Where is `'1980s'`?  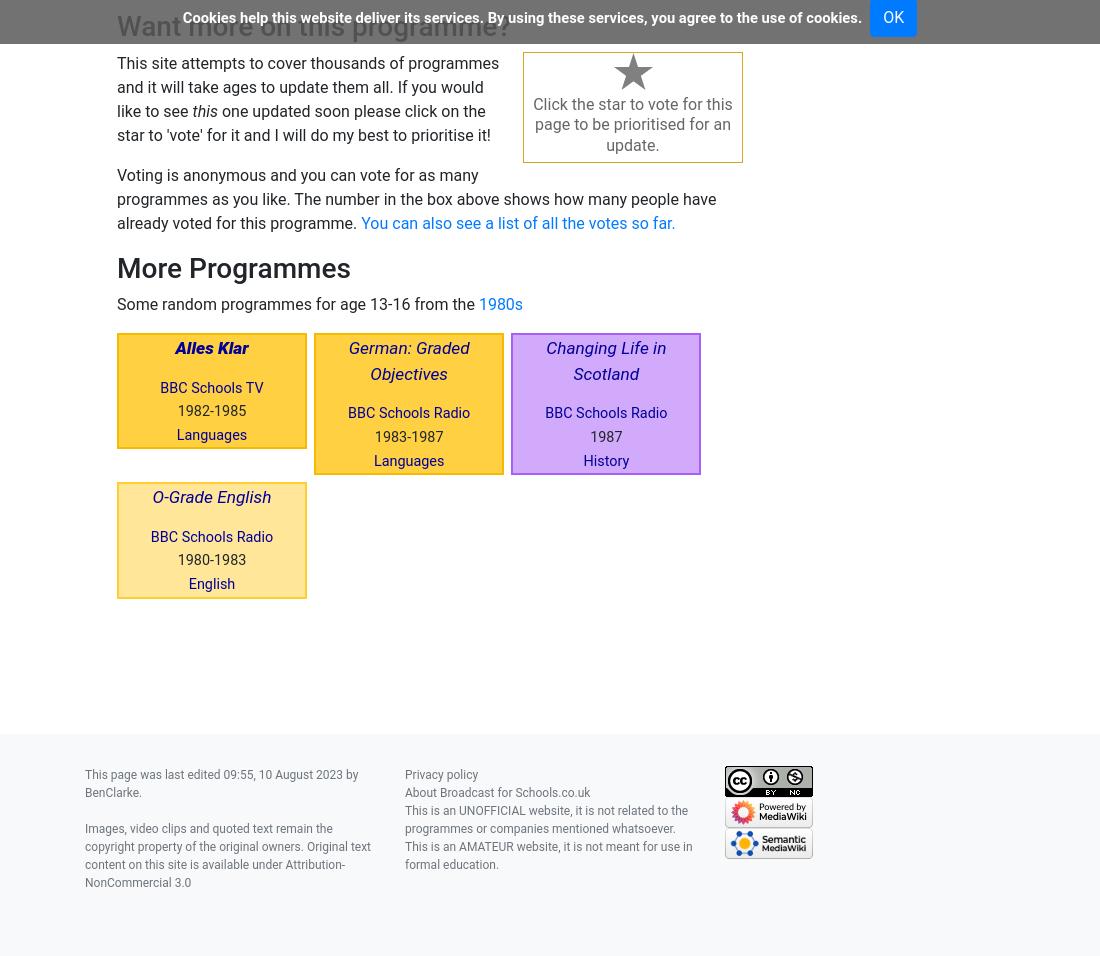
'1980s' is located at coordinates (500, 303).